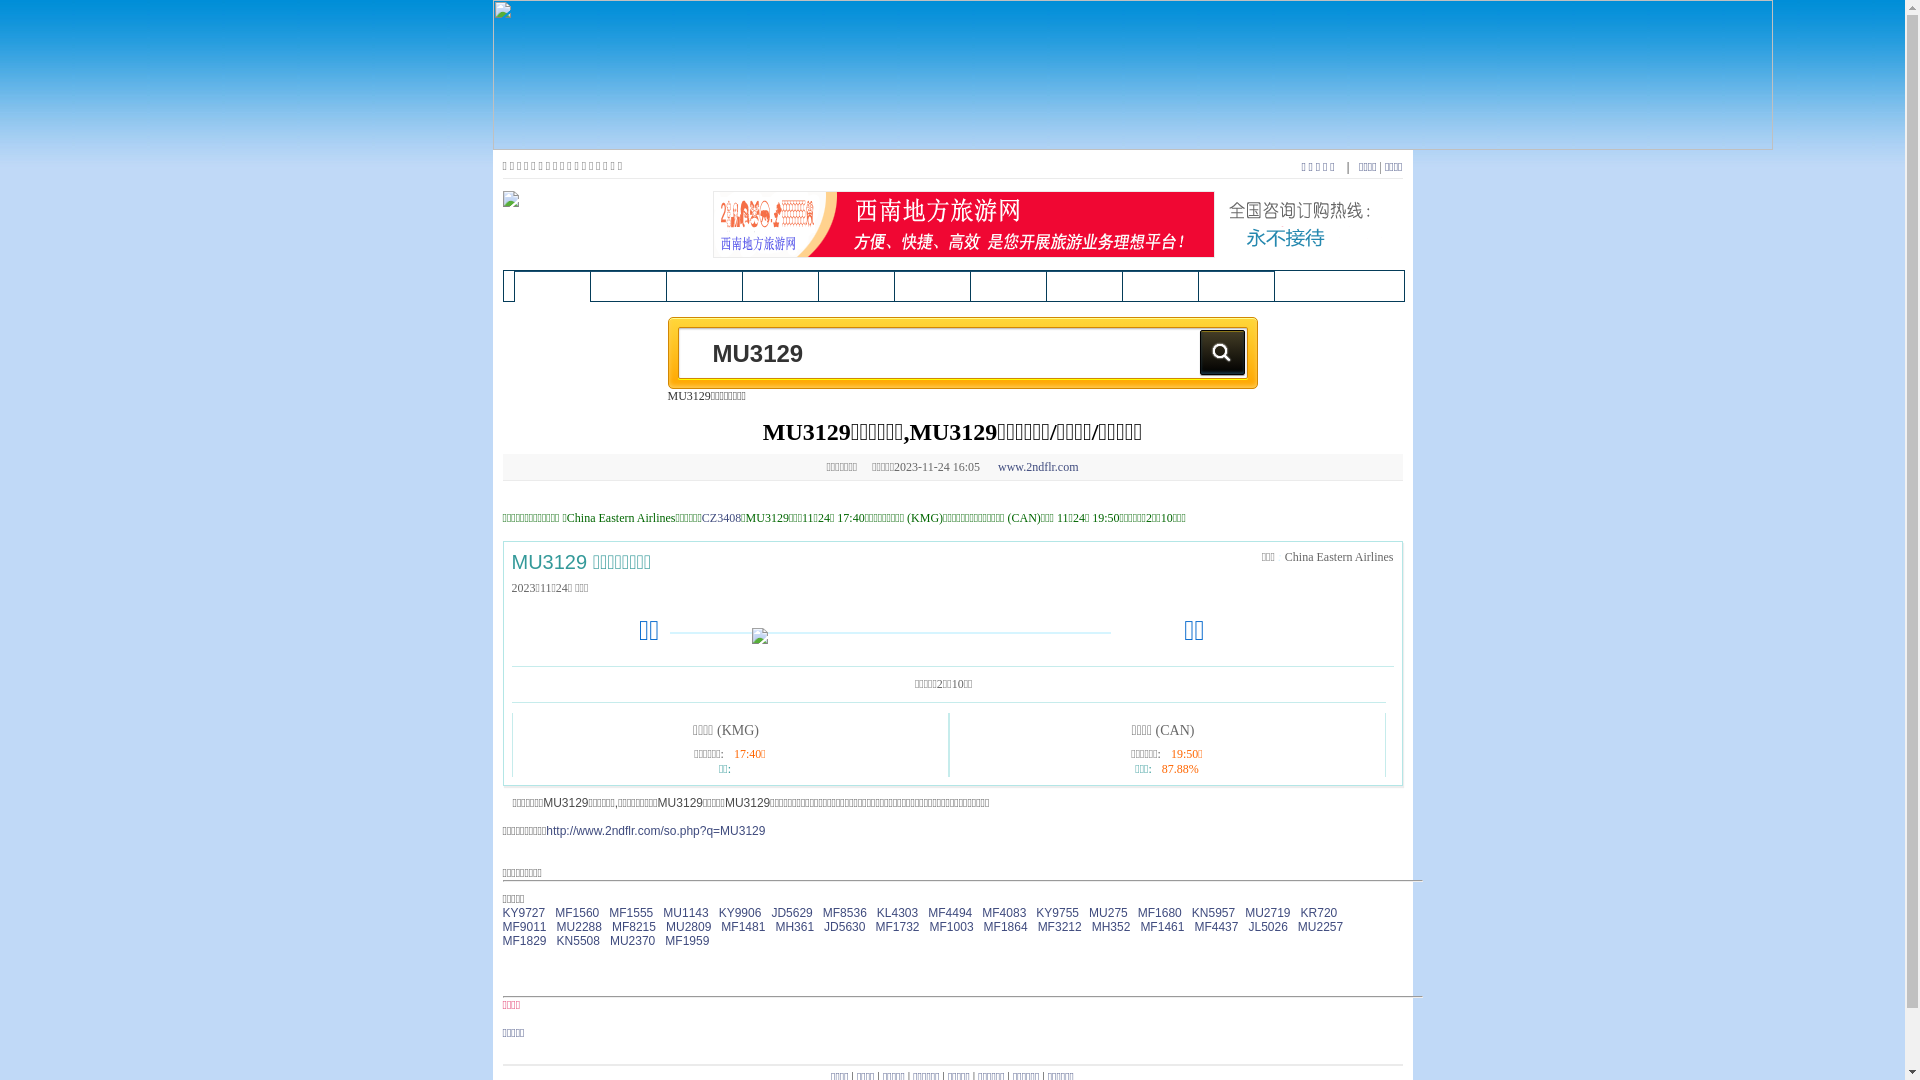 This screenshot has height=1080, width=1920. I want to click on 'MF4494', so click(949, 913).